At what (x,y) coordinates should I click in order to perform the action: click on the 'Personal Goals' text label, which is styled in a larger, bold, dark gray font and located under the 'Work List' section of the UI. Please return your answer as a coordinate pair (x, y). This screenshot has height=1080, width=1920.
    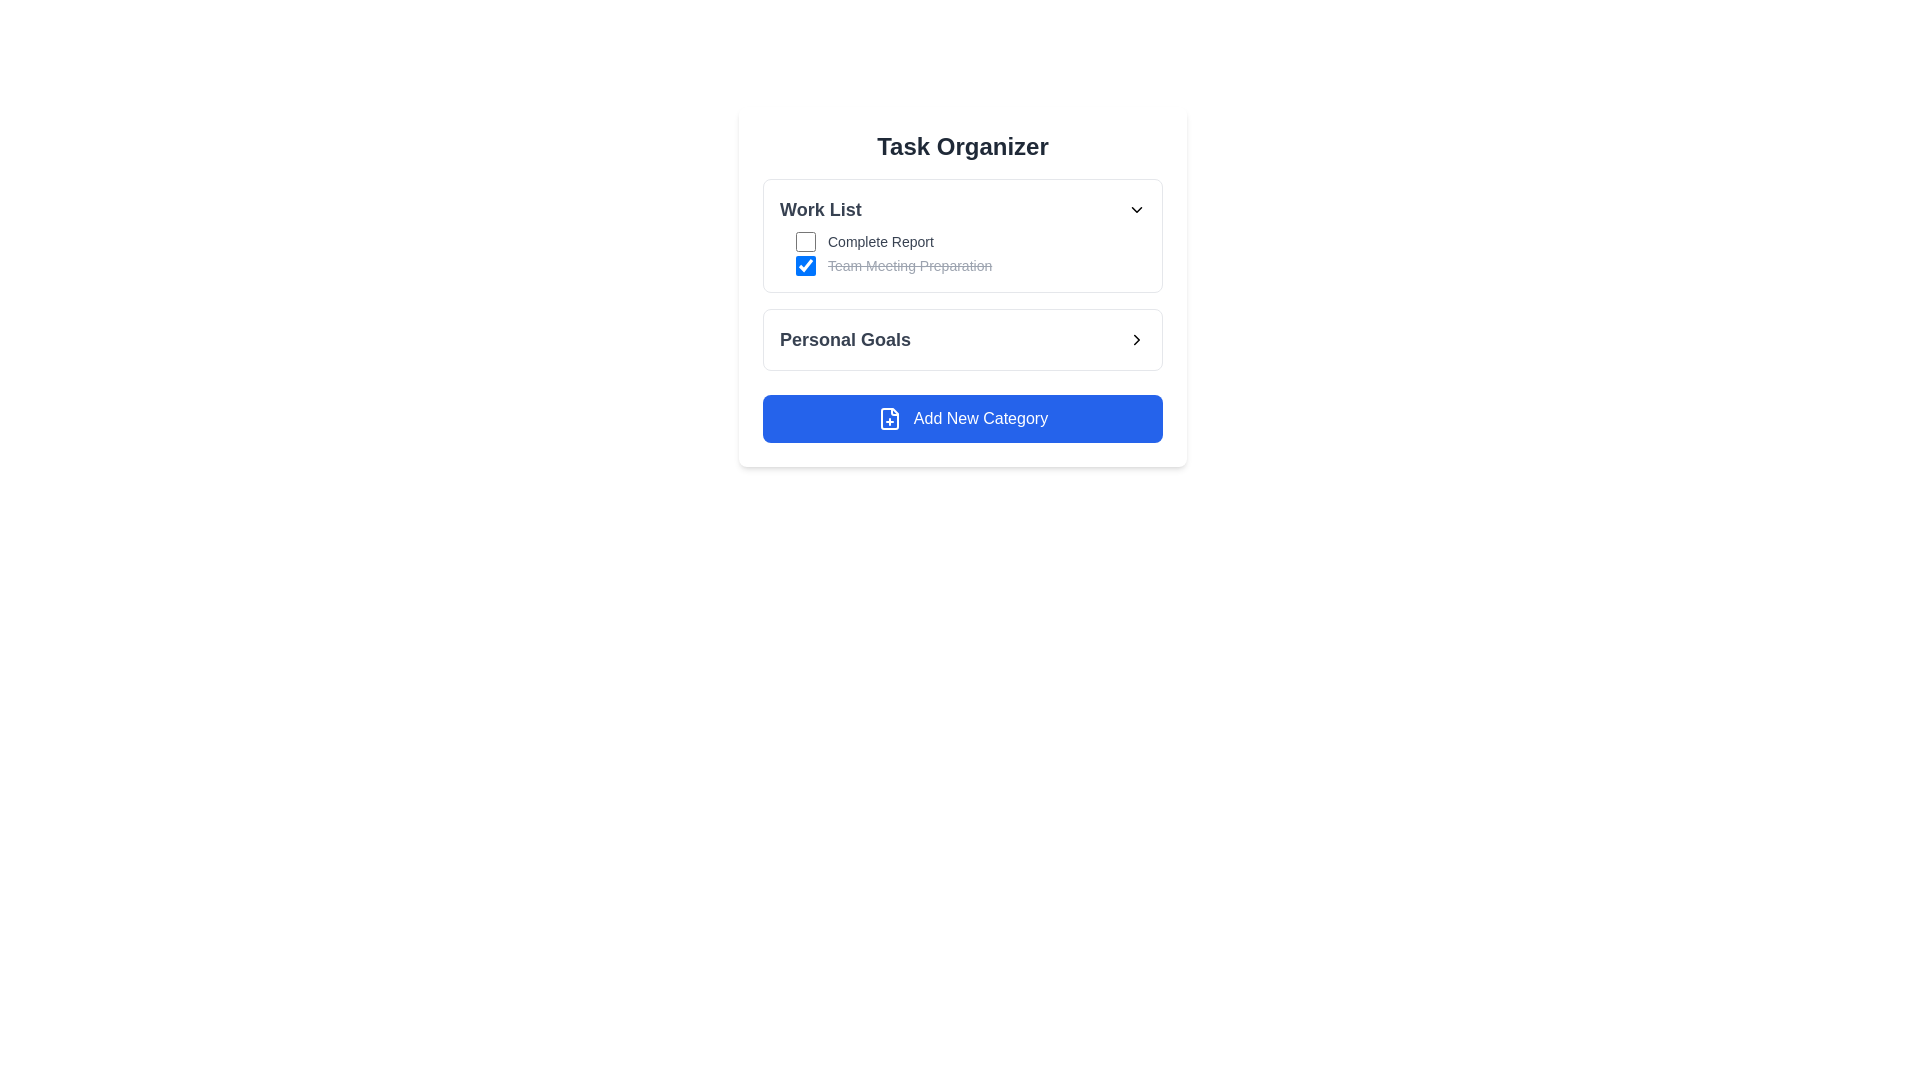
    Looking at the image, I should click on (845, 338).